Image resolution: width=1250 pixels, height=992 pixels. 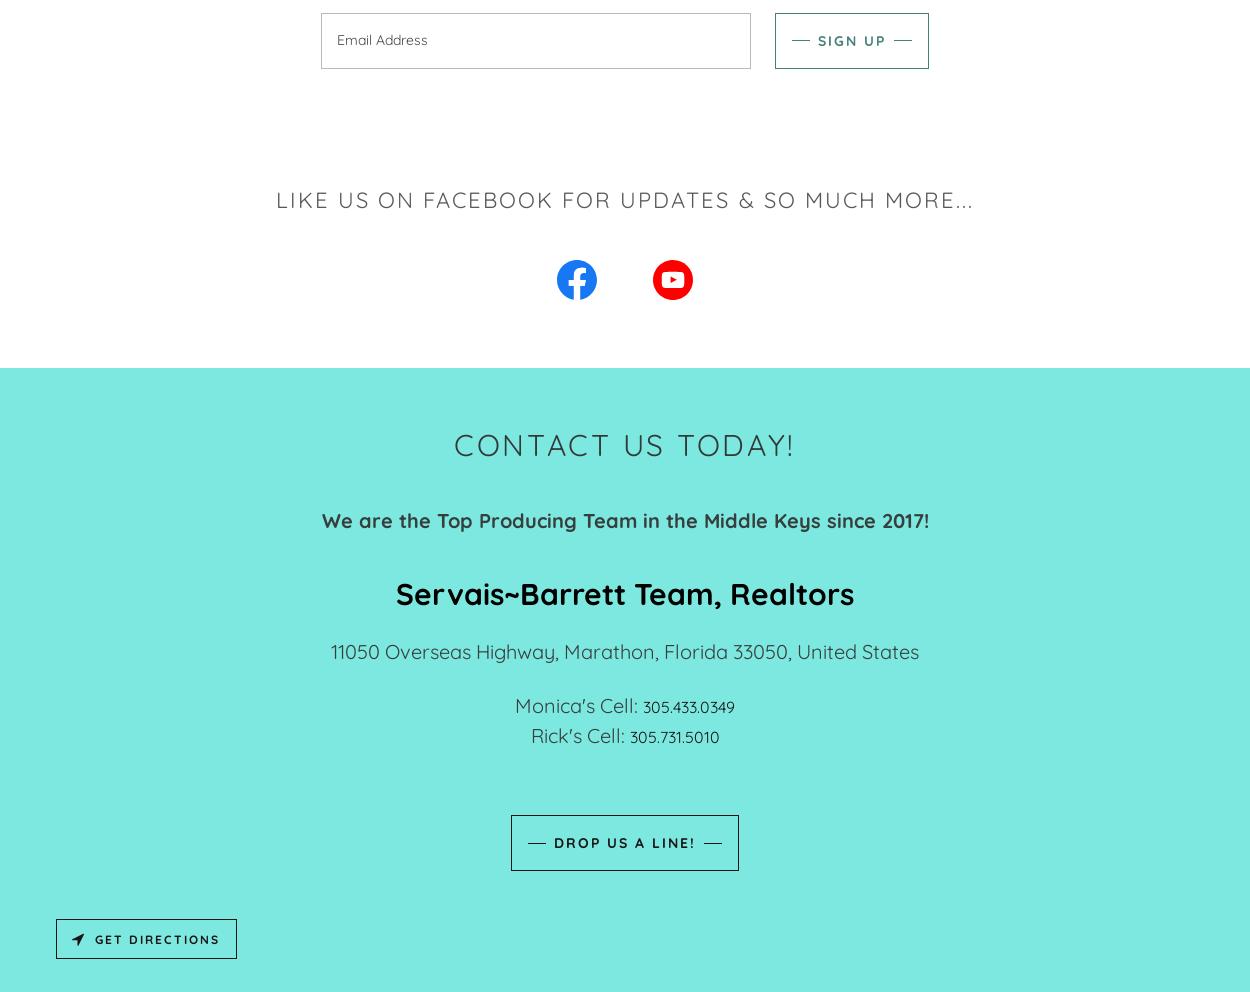 I want to click on 'We are the Top Producing Team in the Middle Keys since 2017!', so click(x=319, y=518).